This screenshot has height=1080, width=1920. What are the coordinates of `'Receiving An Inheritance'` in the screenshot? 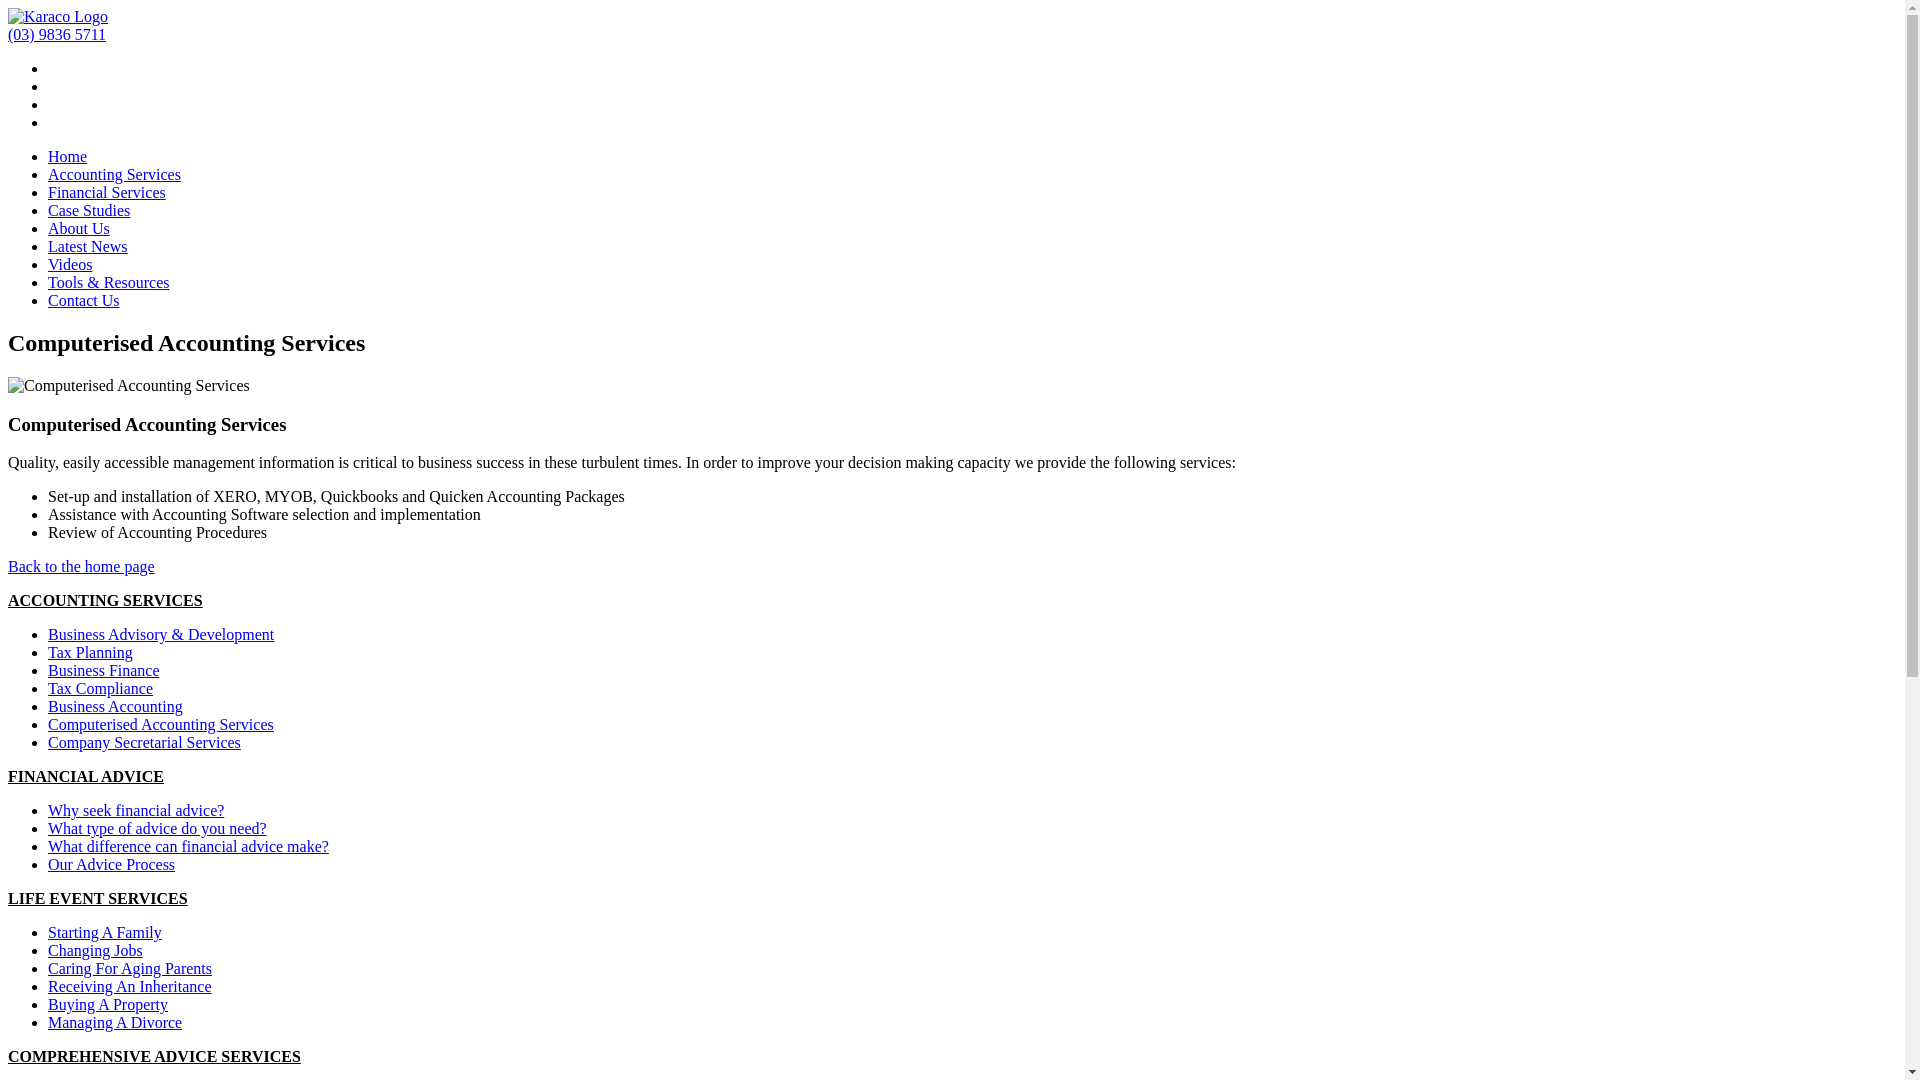 It's located at (128, 985).